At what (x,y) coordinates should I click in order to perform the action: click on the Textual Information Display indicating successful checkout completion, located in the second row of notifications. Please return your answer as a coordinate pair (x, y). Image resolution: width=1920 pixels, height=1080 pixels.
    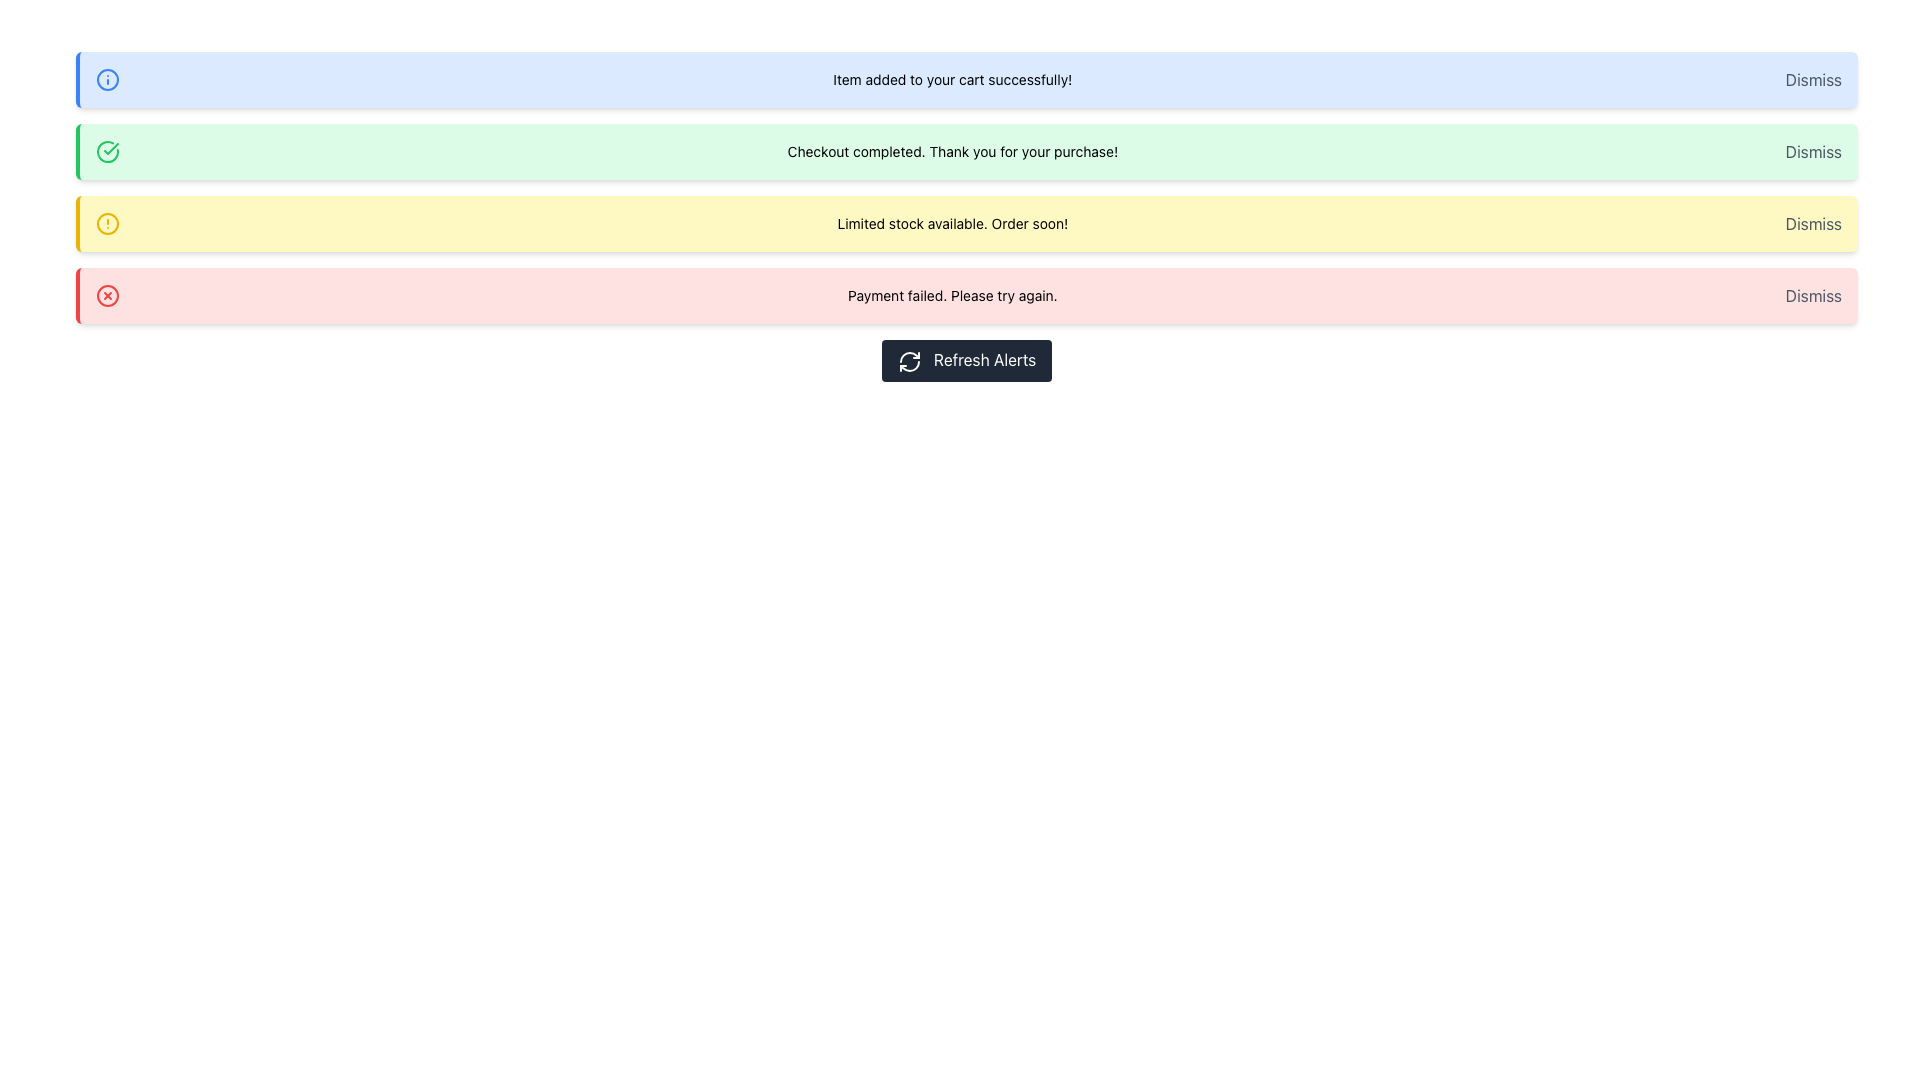
    Looking at the image, I should click on (951, 150).